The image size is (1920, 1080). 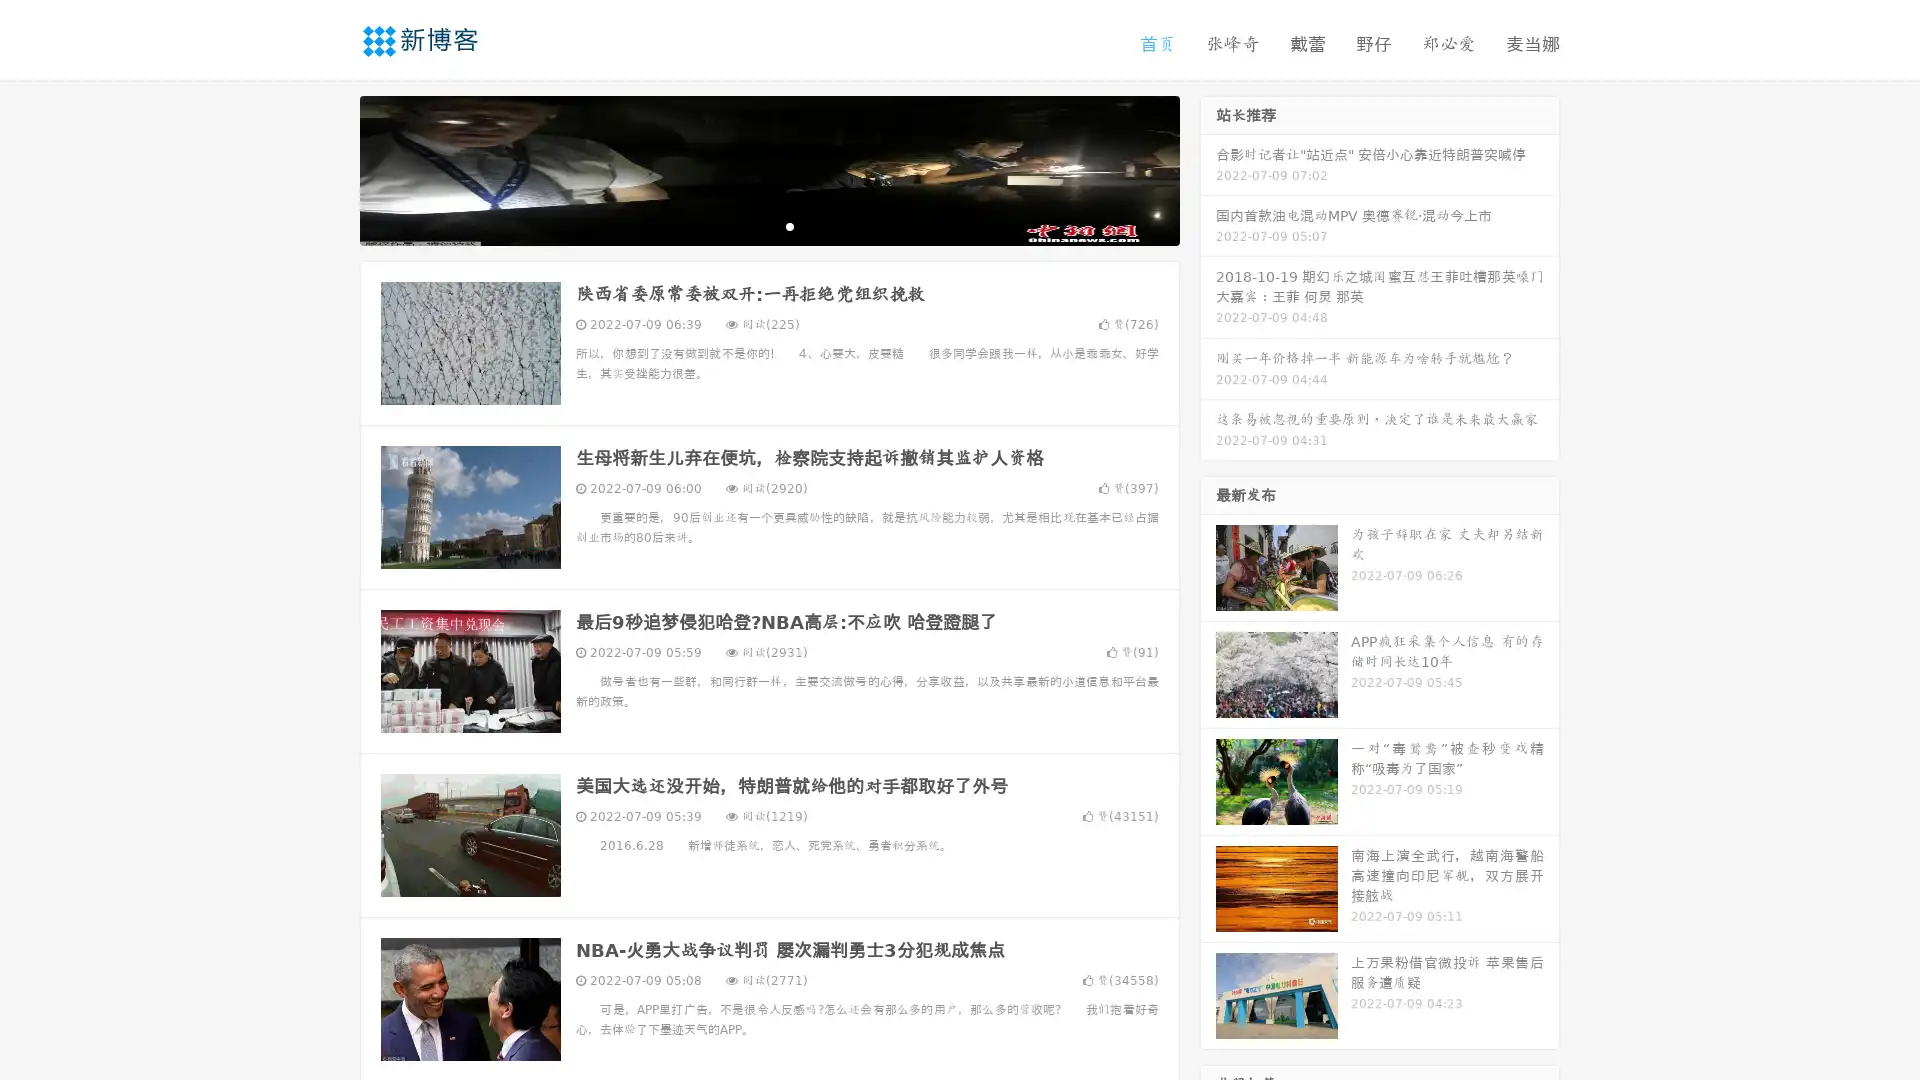 I want to click on Next slide, so click(x=1208, y=168).